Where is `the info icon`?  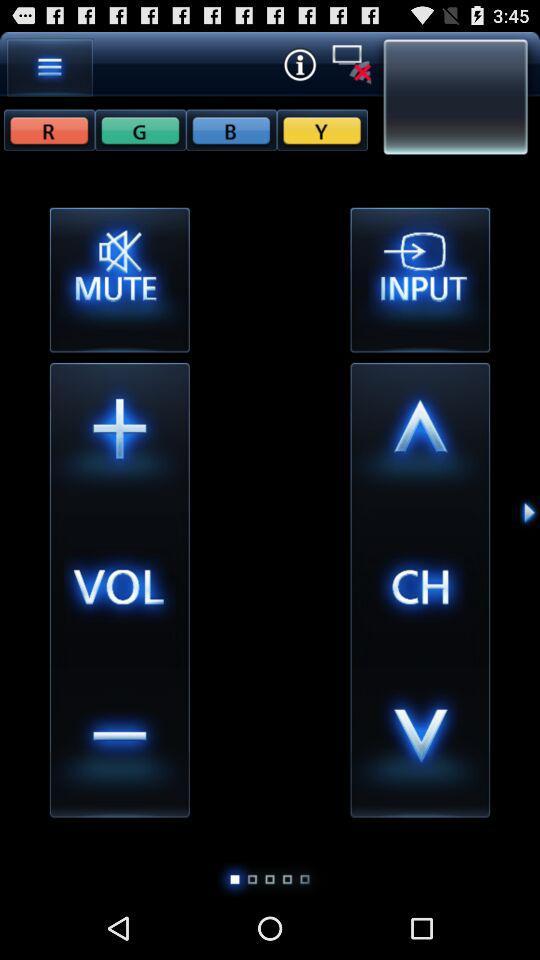
the info icon is located at coordinates (298, 68).